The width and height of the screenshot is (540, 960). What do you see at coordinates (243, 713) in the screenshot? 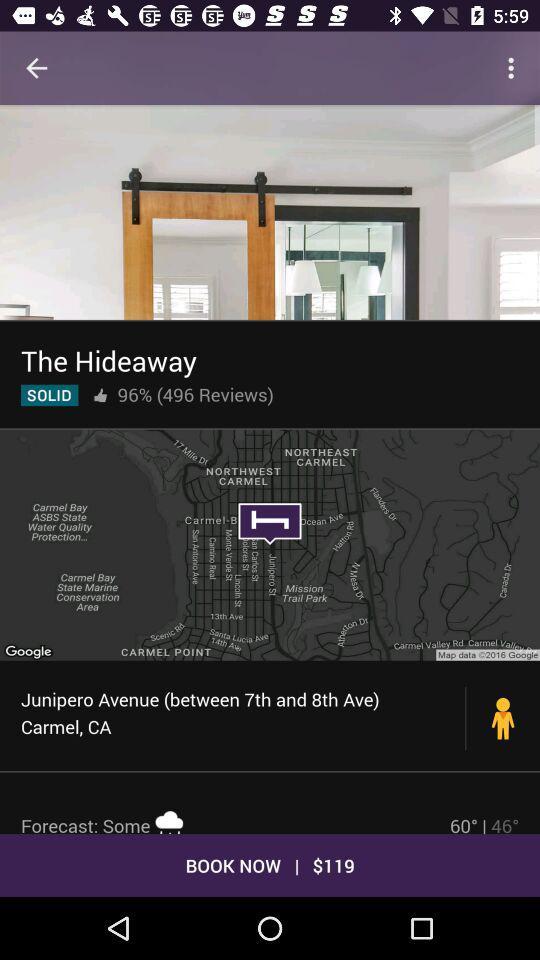
I see `junipero avenue between icon` at bounding box center [243, 713].